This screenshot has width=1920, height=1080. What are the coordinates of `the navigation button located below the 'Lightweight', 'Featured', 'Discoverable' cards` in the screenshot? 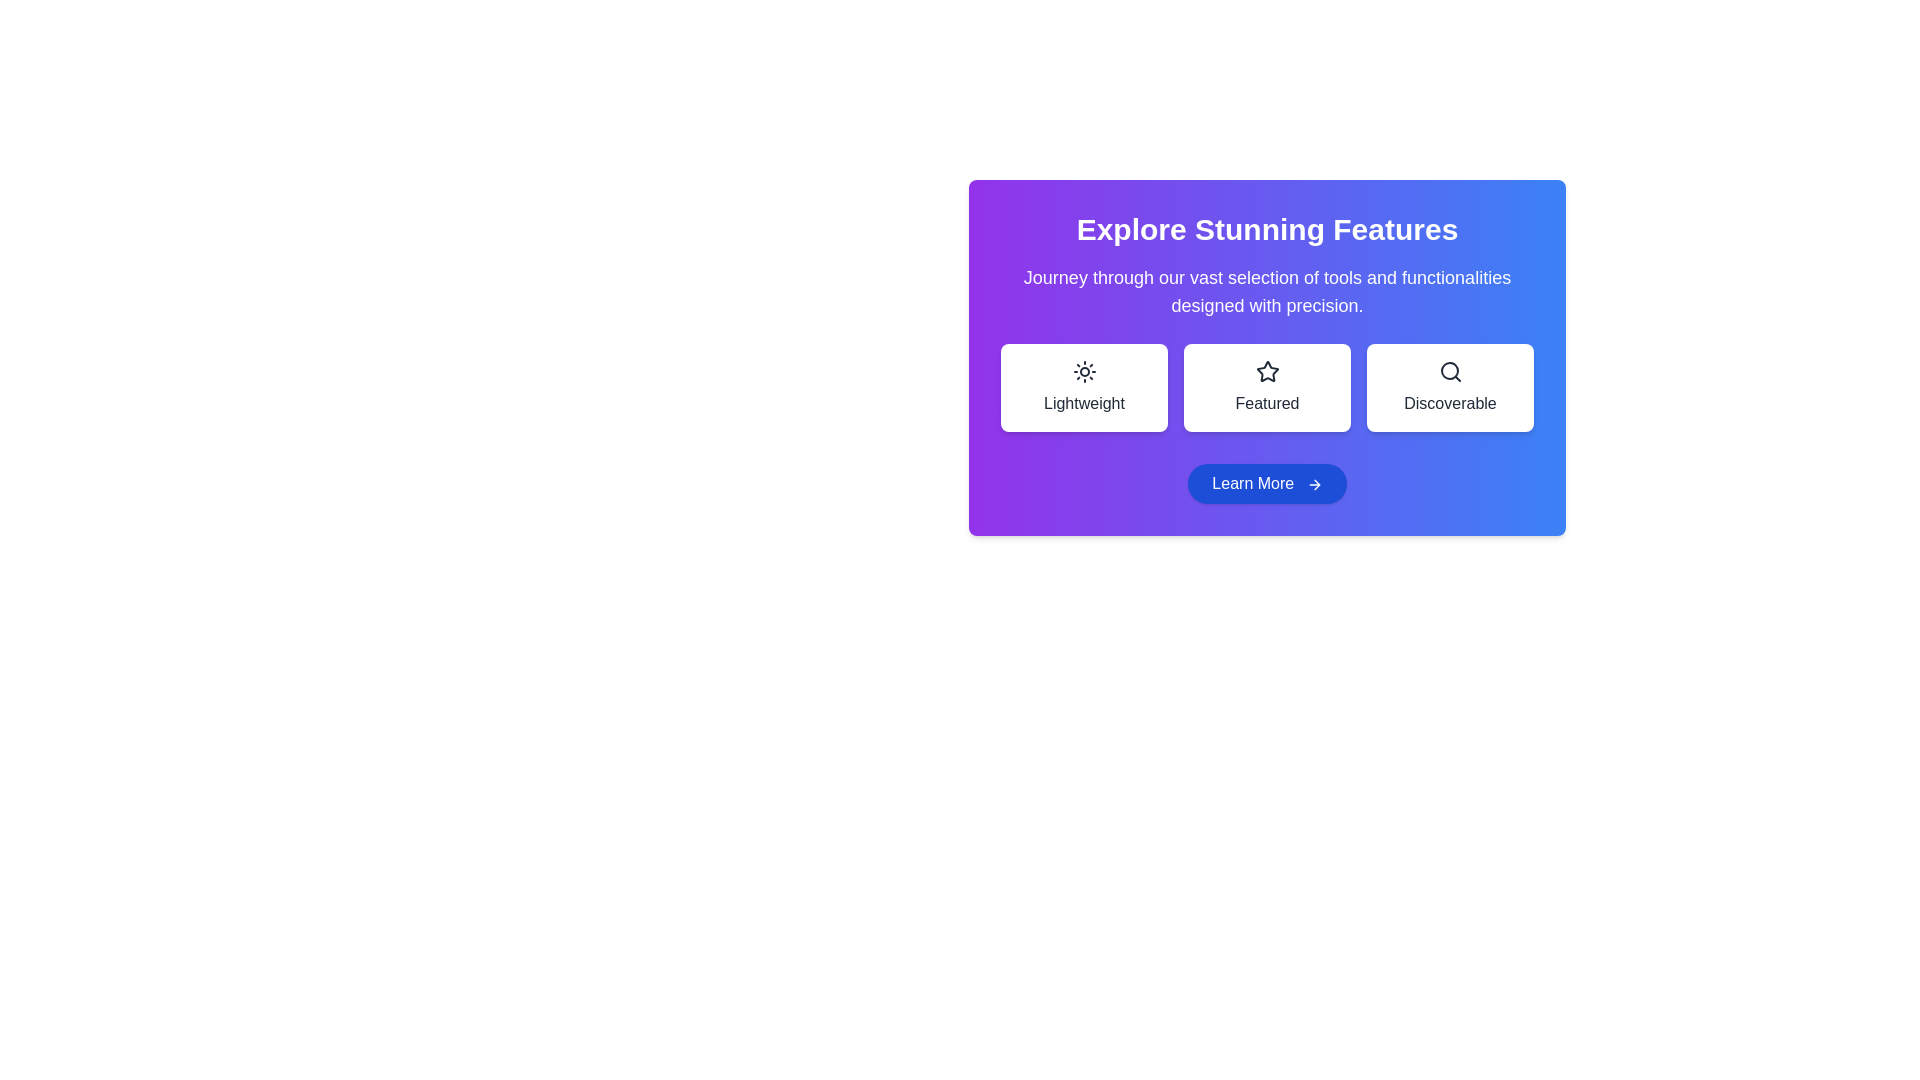 It's located at (1266, 483).